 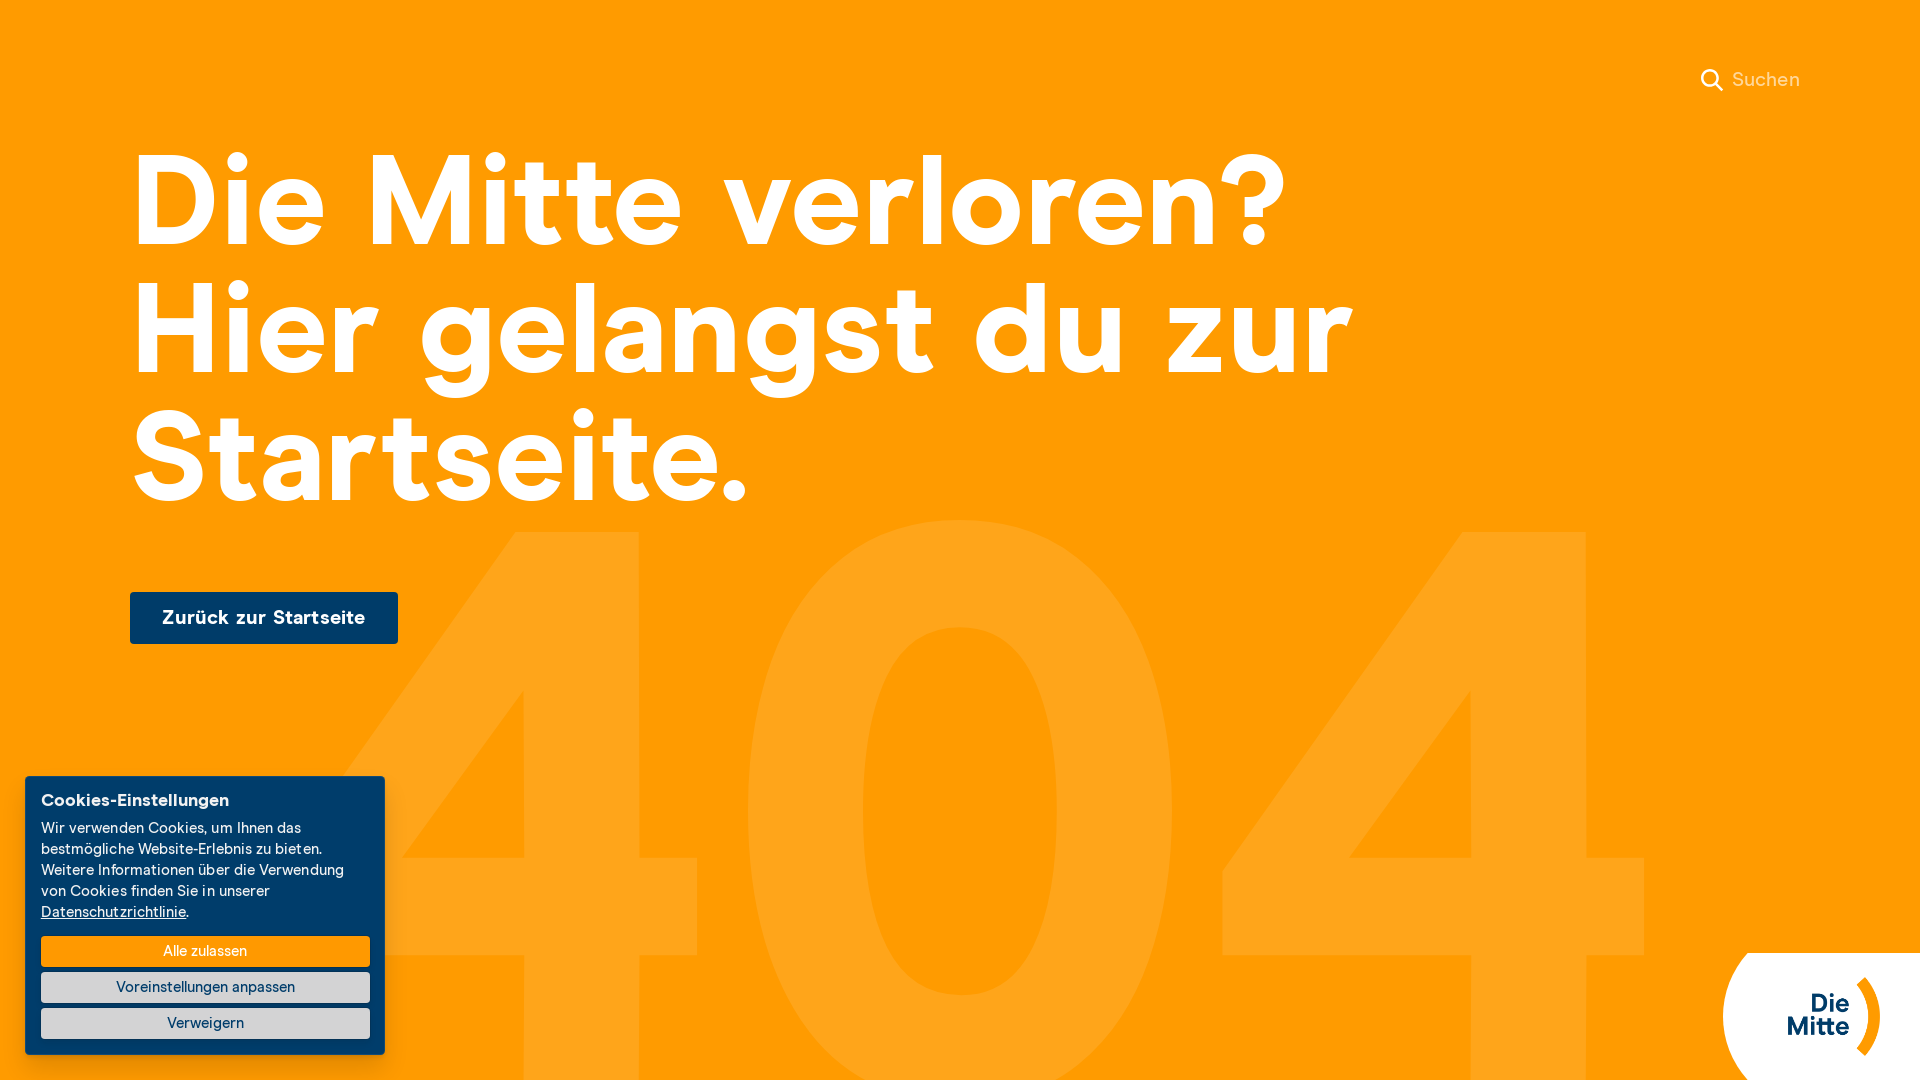 I want to click on 'Datenschutzrichtlinie', so click(x=113, y=912).